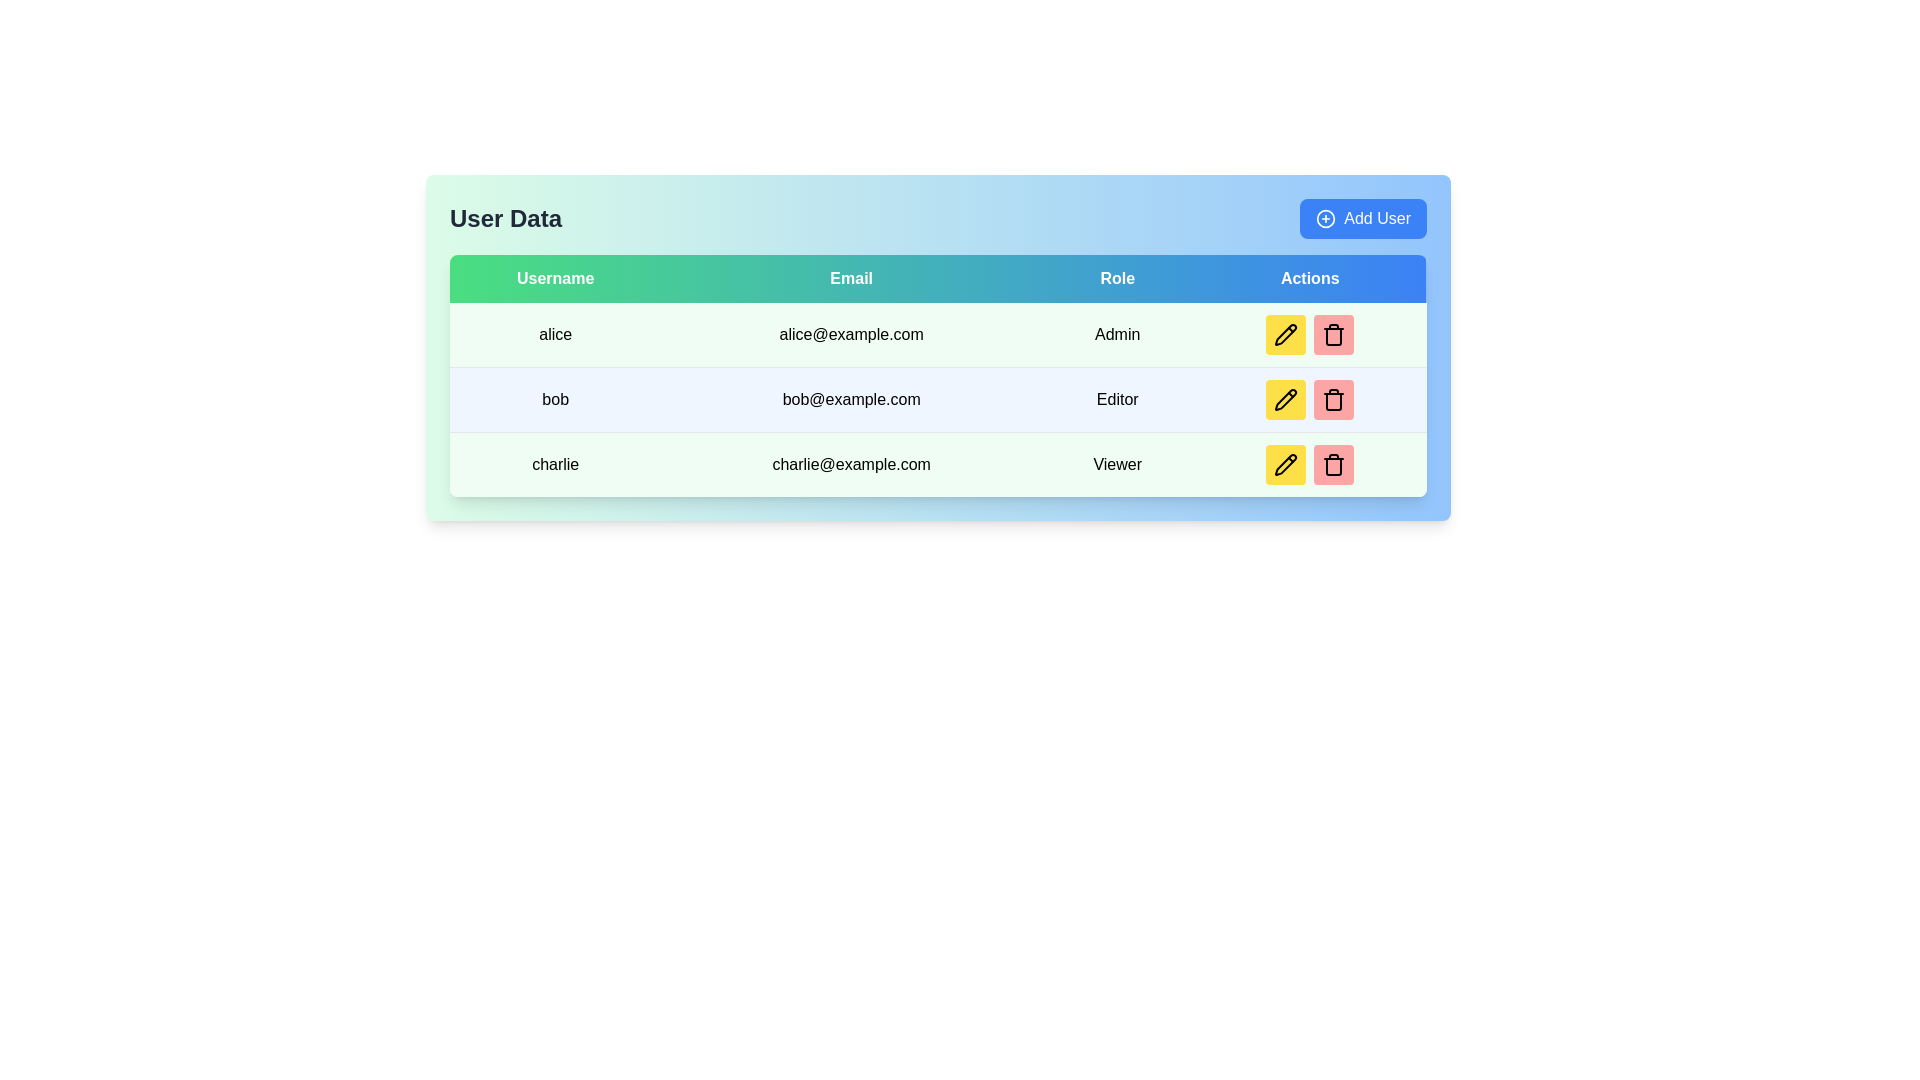 The height and width of the screenshot is (1080, 1920). I want to click on the trash icon button located in the third row of the Actions column in the table, so click(1334, 334).